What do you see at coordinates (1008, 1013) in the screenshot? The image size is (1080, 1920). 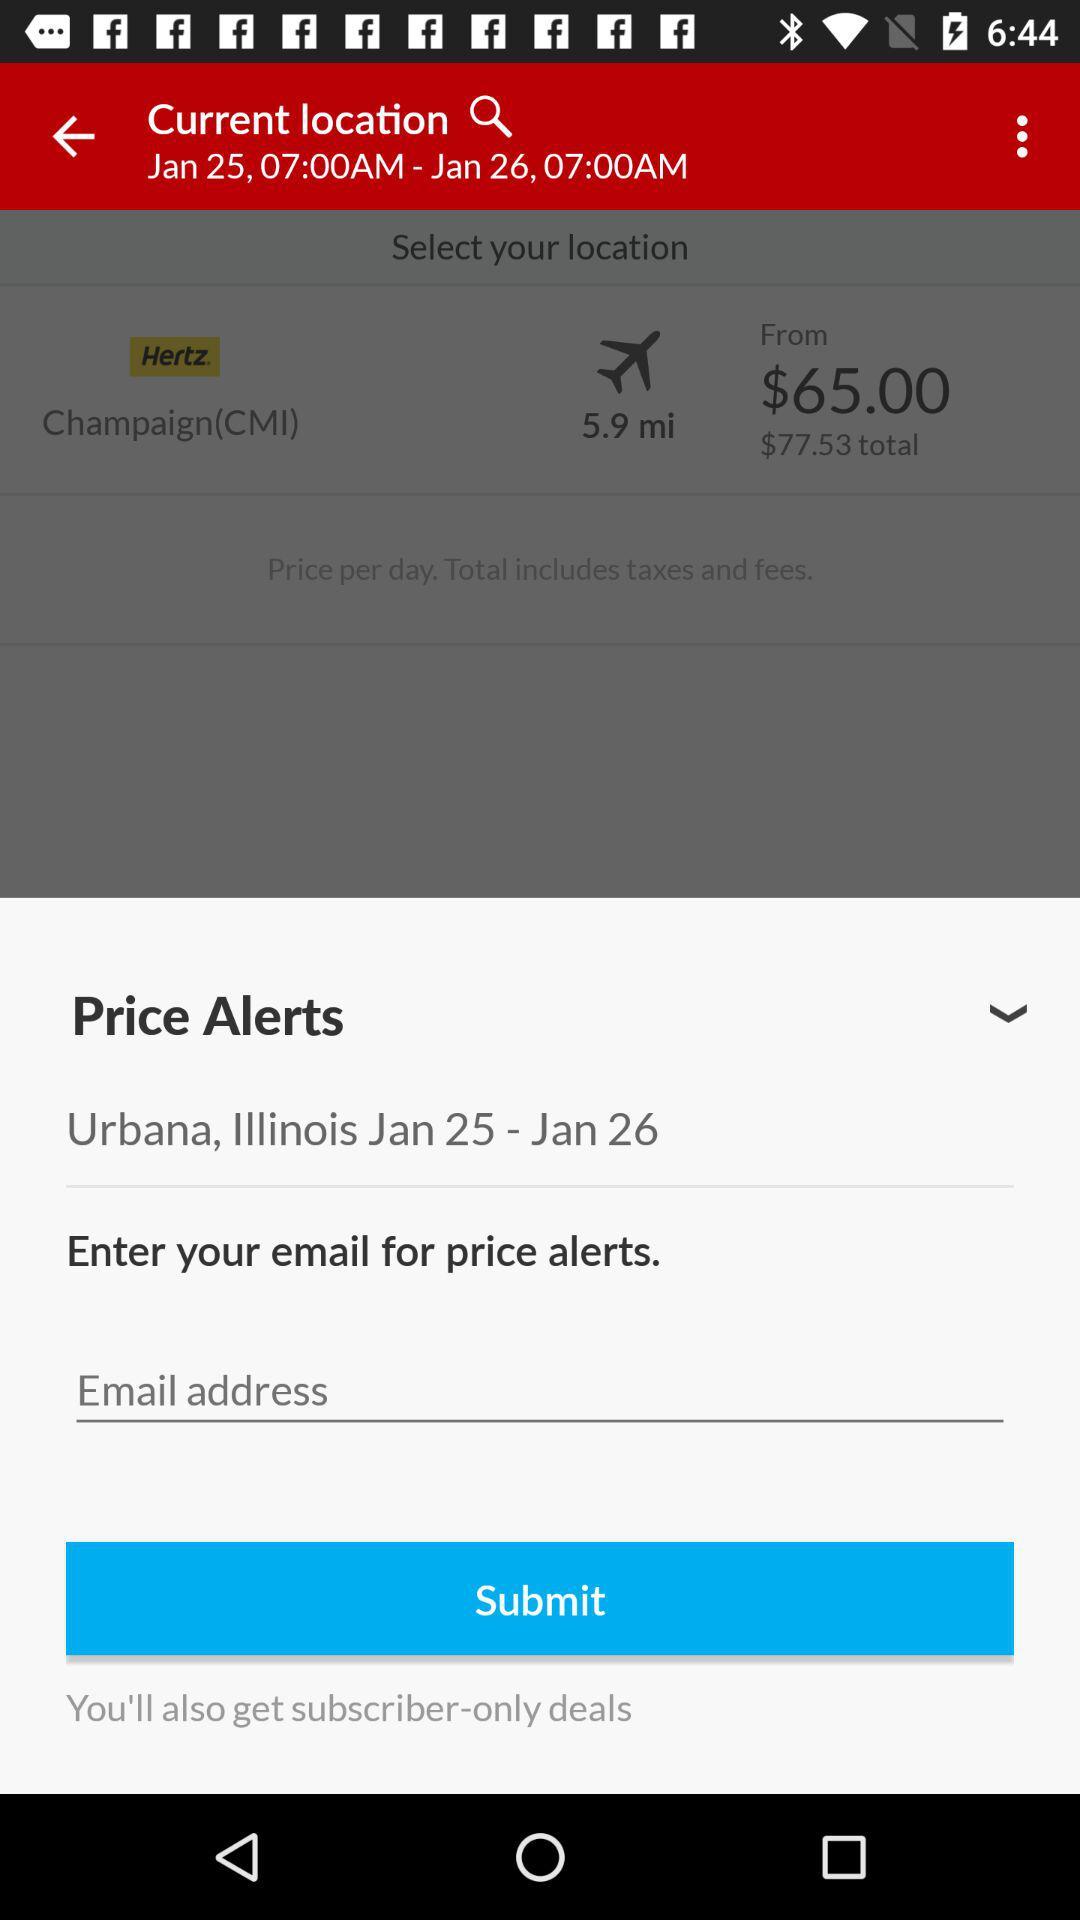 I see `hide popup` at bounding box center [1008, 1013].